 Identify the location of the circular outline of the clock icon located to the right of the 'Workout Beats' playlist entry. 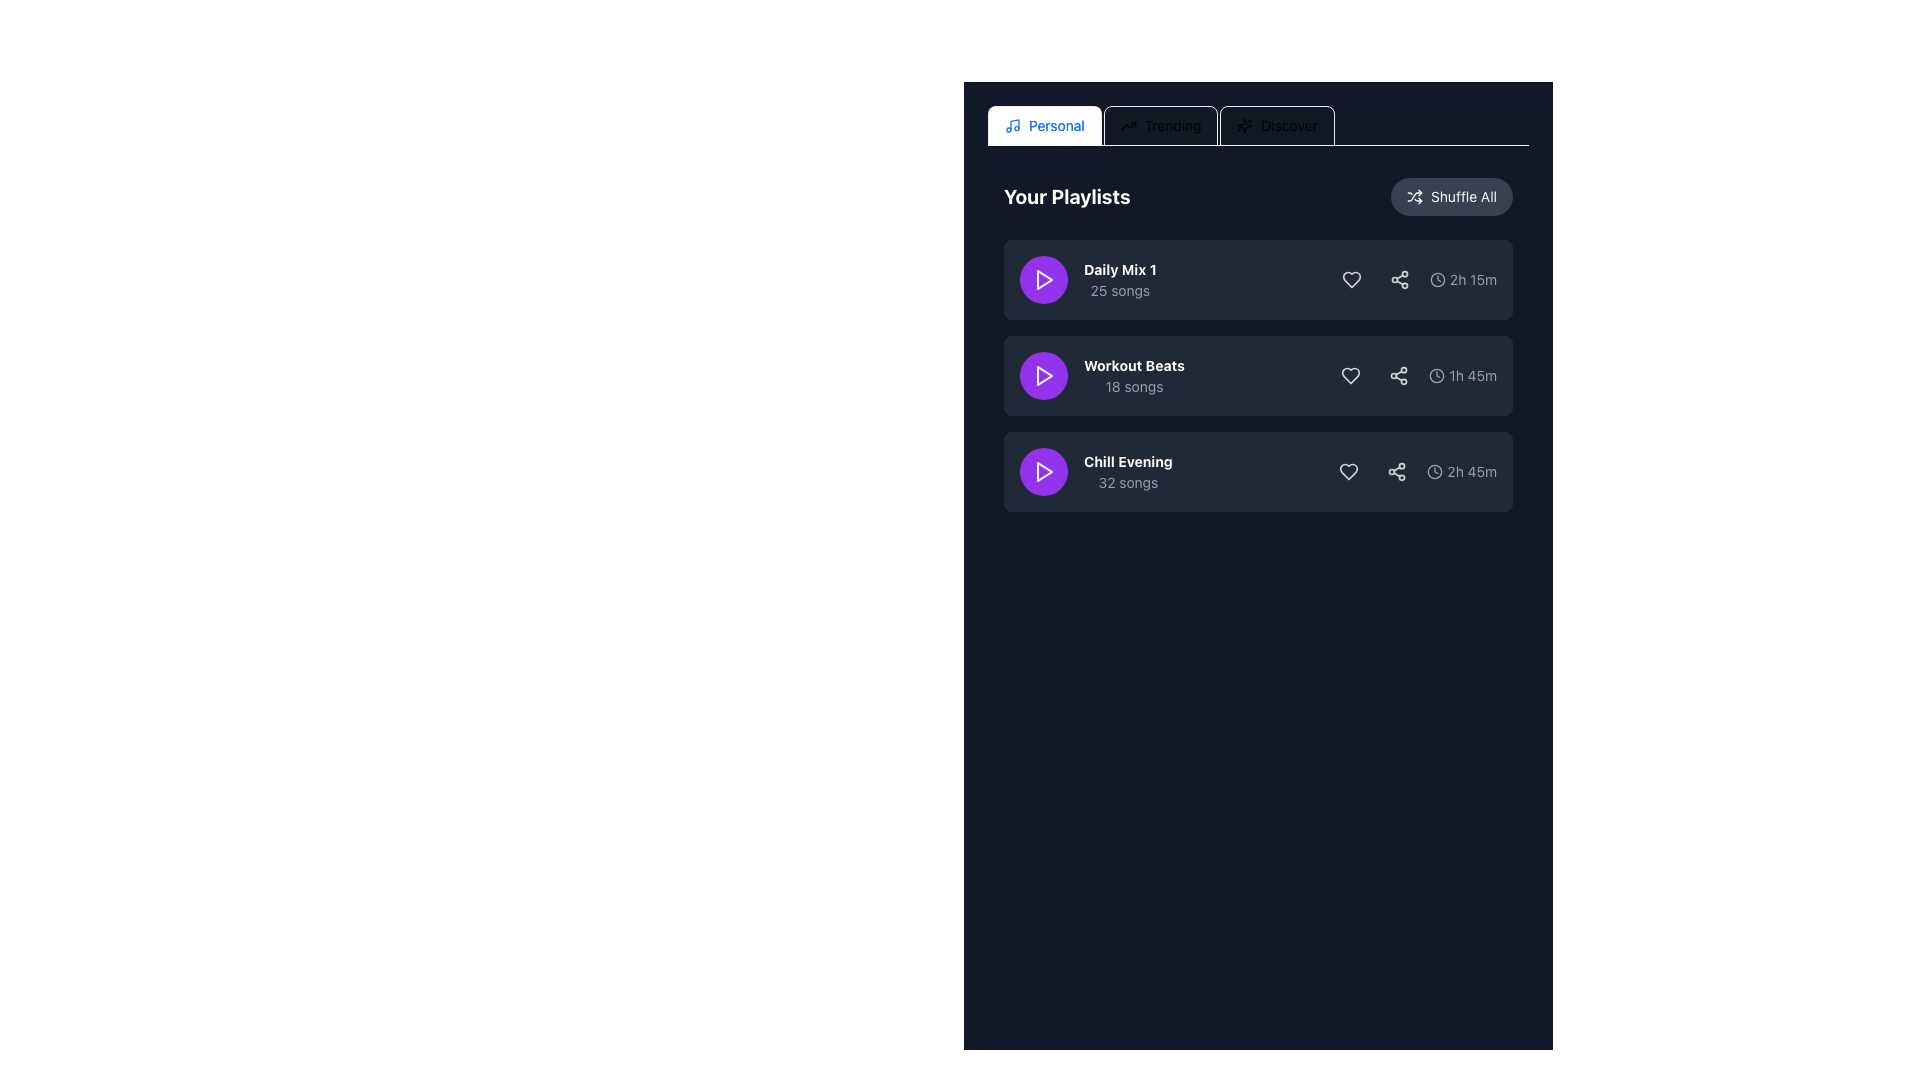
(1436, 375).